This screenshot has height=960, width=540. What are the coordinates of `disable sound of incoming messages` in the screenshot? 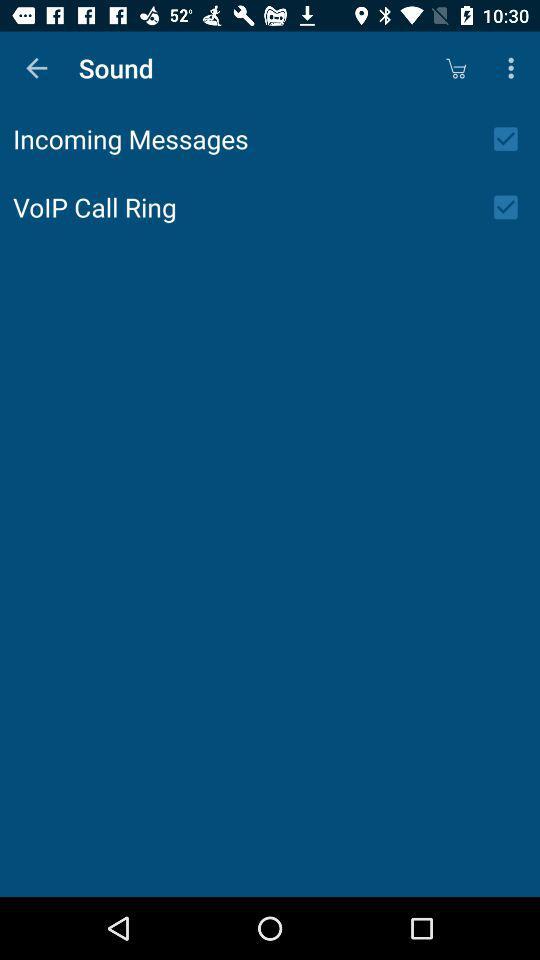 It's located at (512, 138).